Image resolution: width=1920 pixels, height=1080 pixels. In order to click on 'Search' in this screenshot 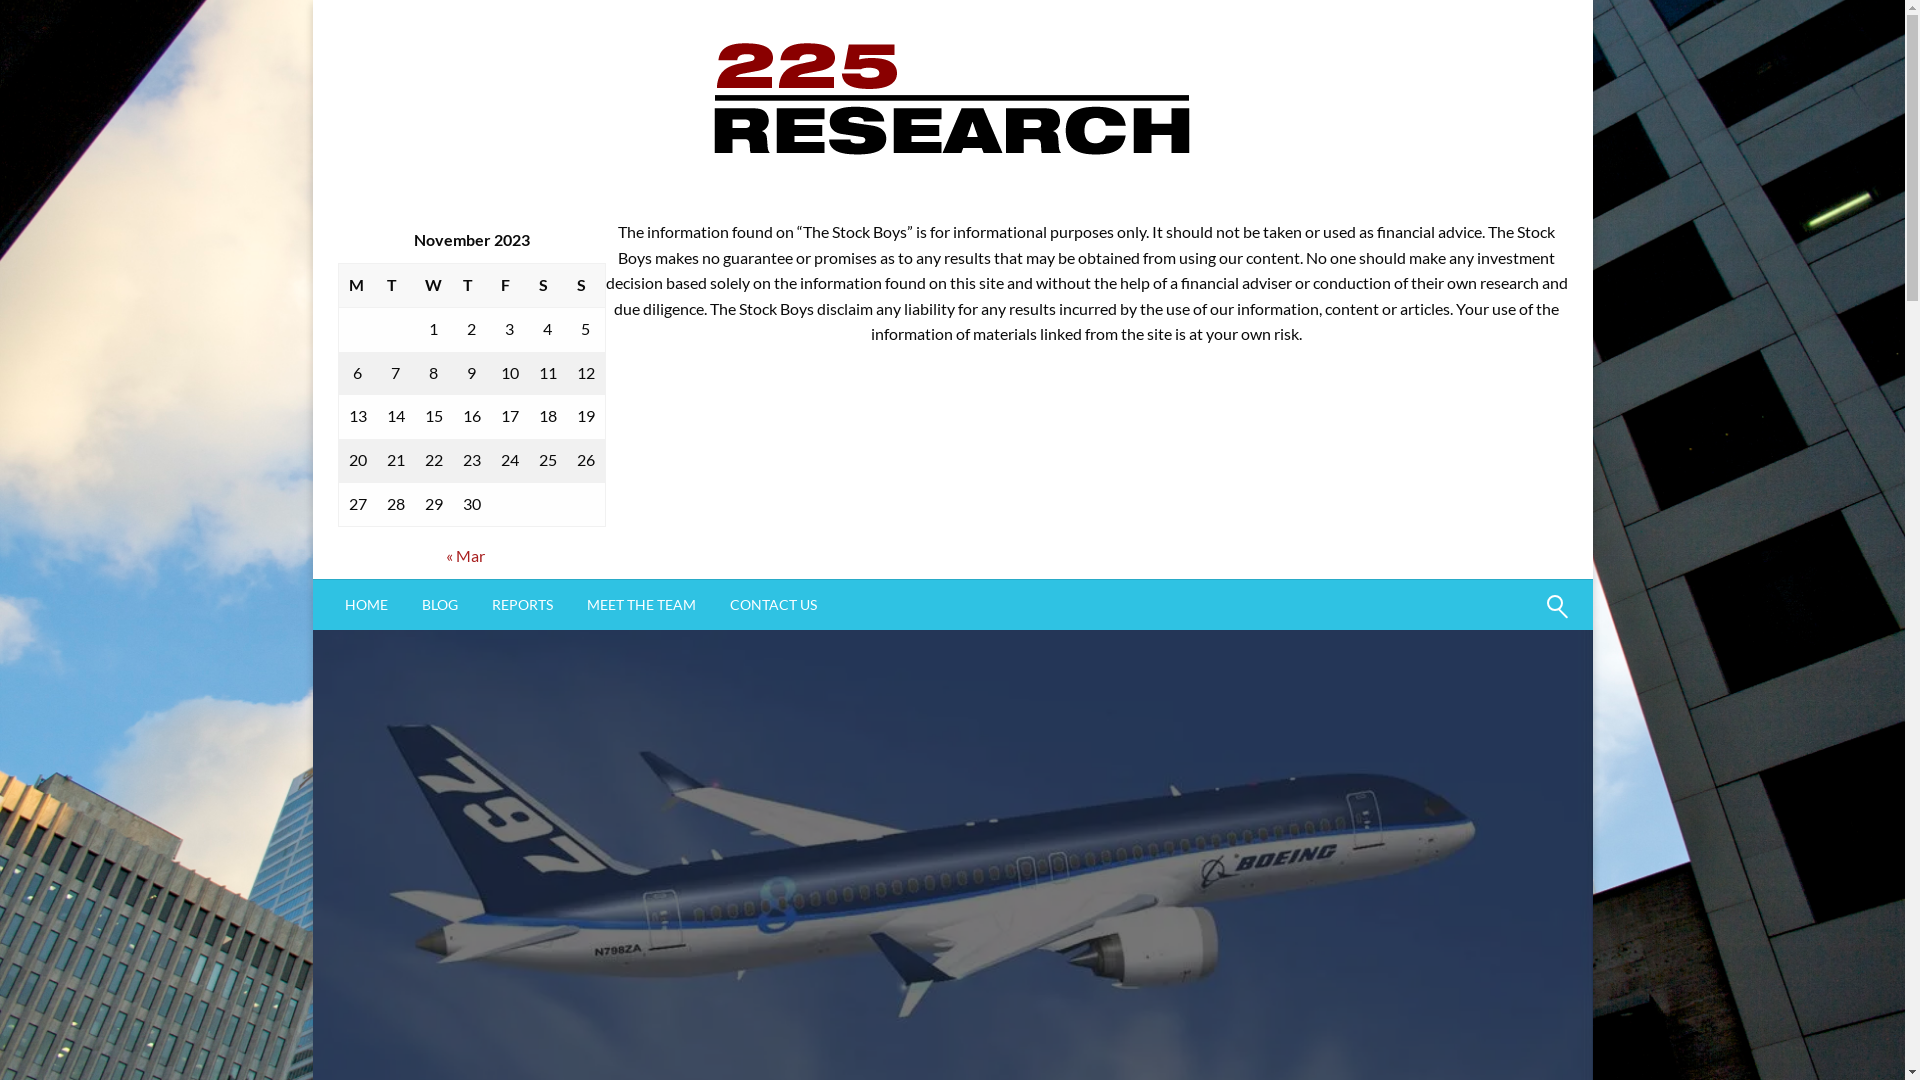, I will do `click(1508, 617)`.